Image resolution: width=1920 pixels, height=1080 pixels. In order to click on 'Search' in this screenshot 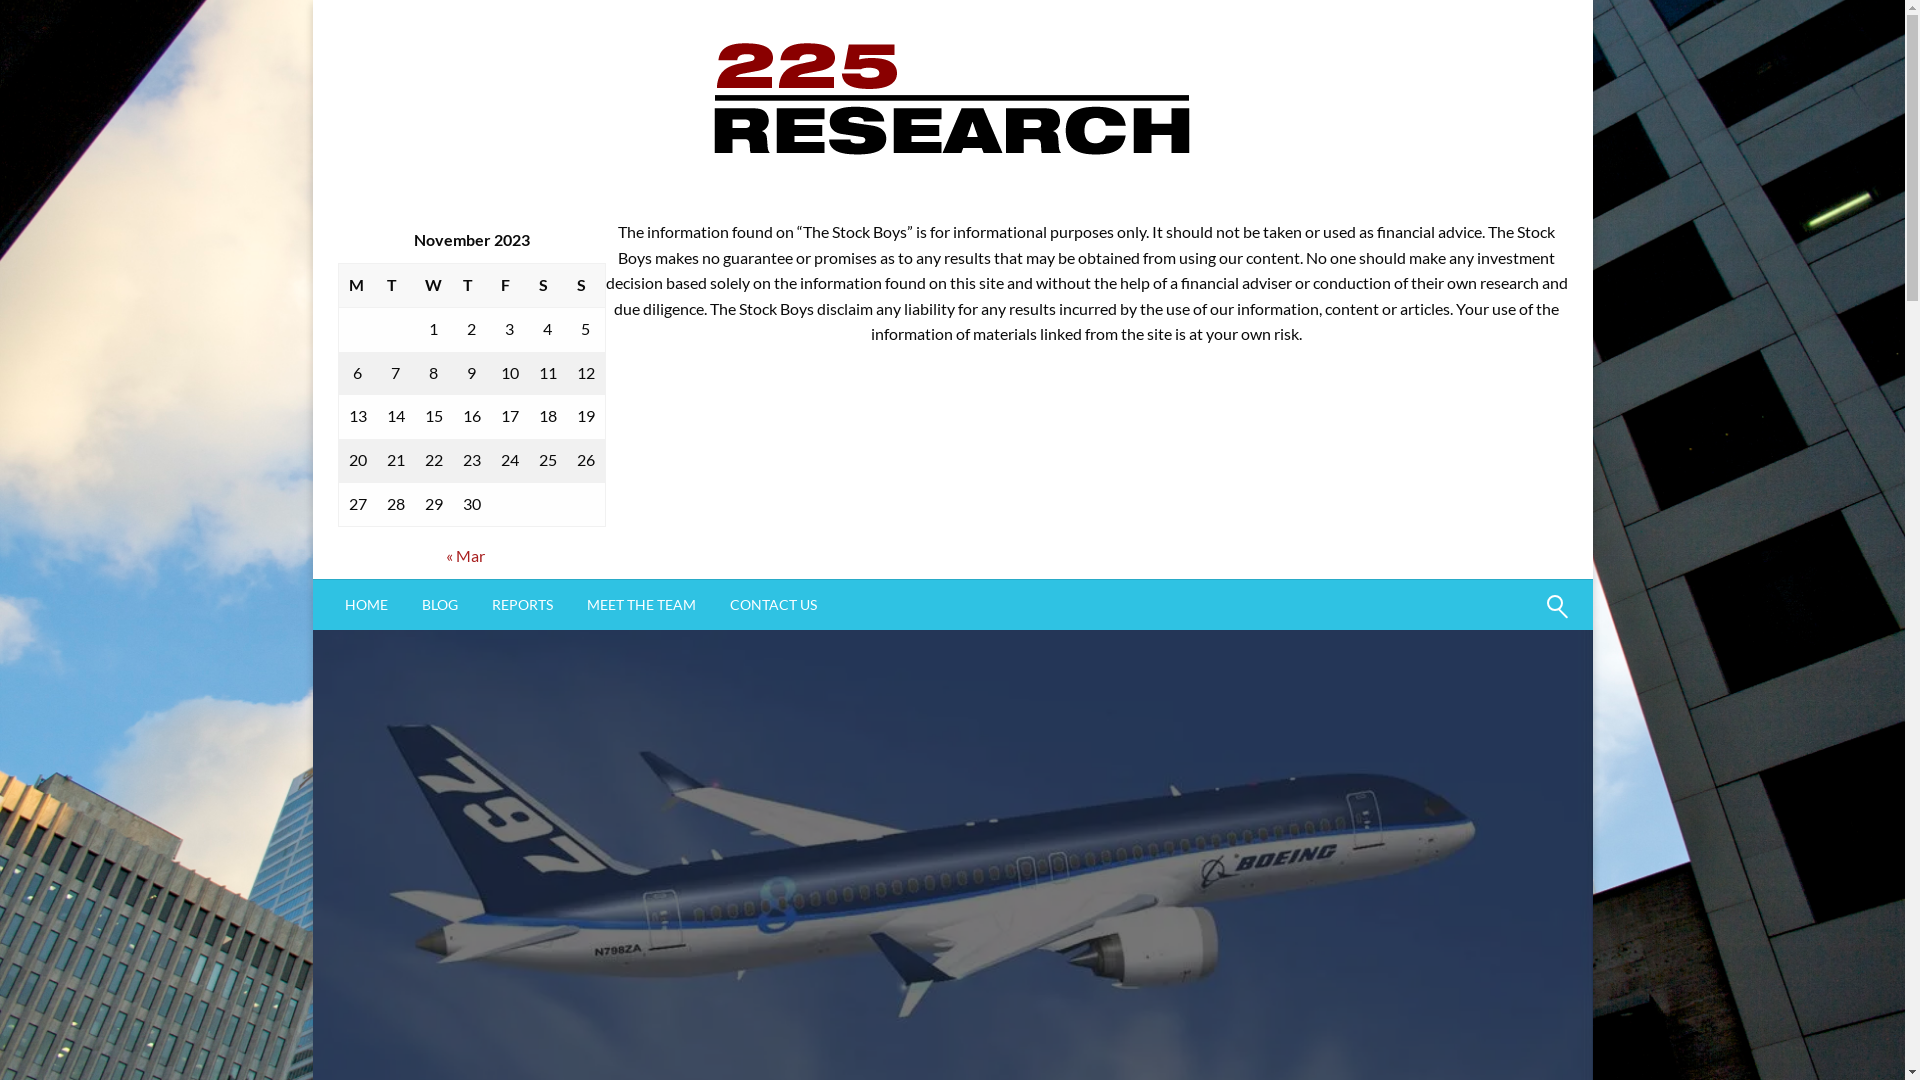, I will do `click(1508, 617)`.